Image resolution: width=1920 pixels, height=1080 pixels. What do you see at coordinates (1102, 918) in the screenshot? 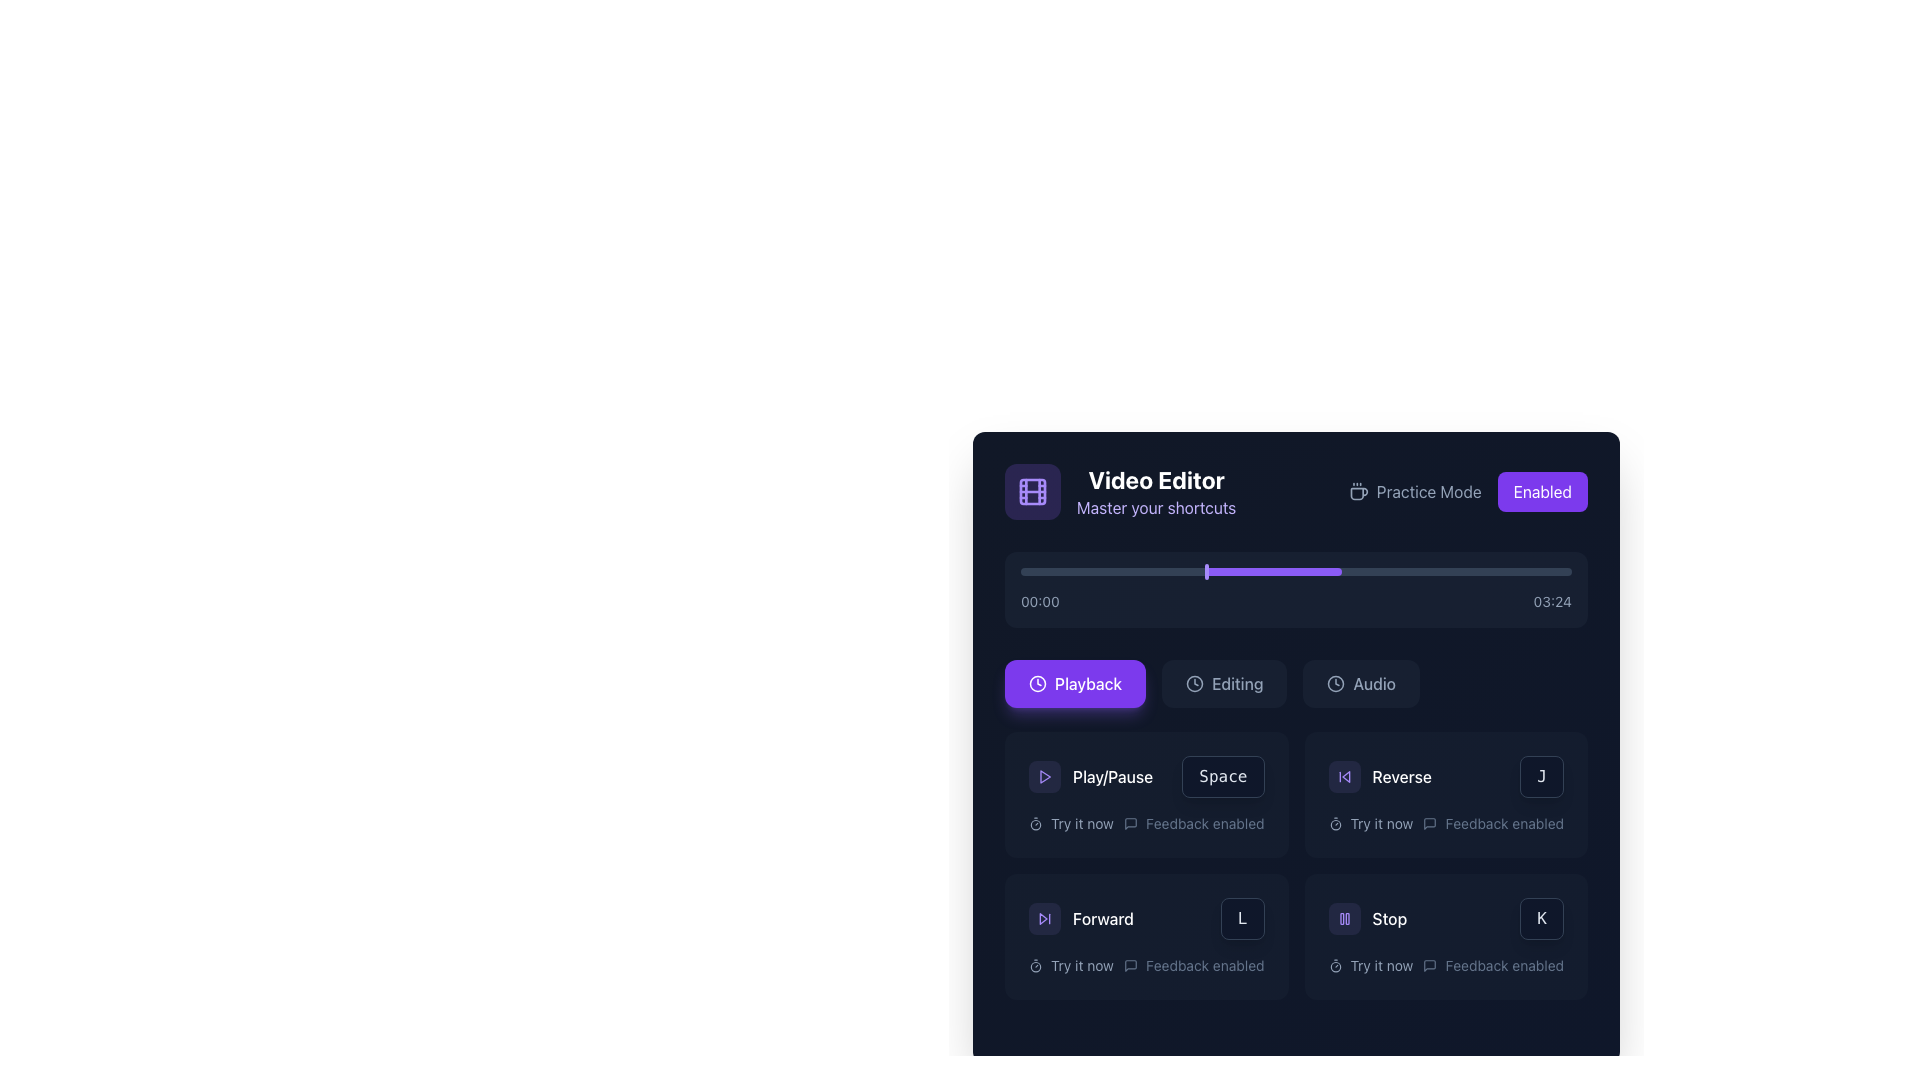
I see `the 'Forward' text label which is styled in white on a dark background, indicating media navigation controls` at bounding box center [1102, 918].